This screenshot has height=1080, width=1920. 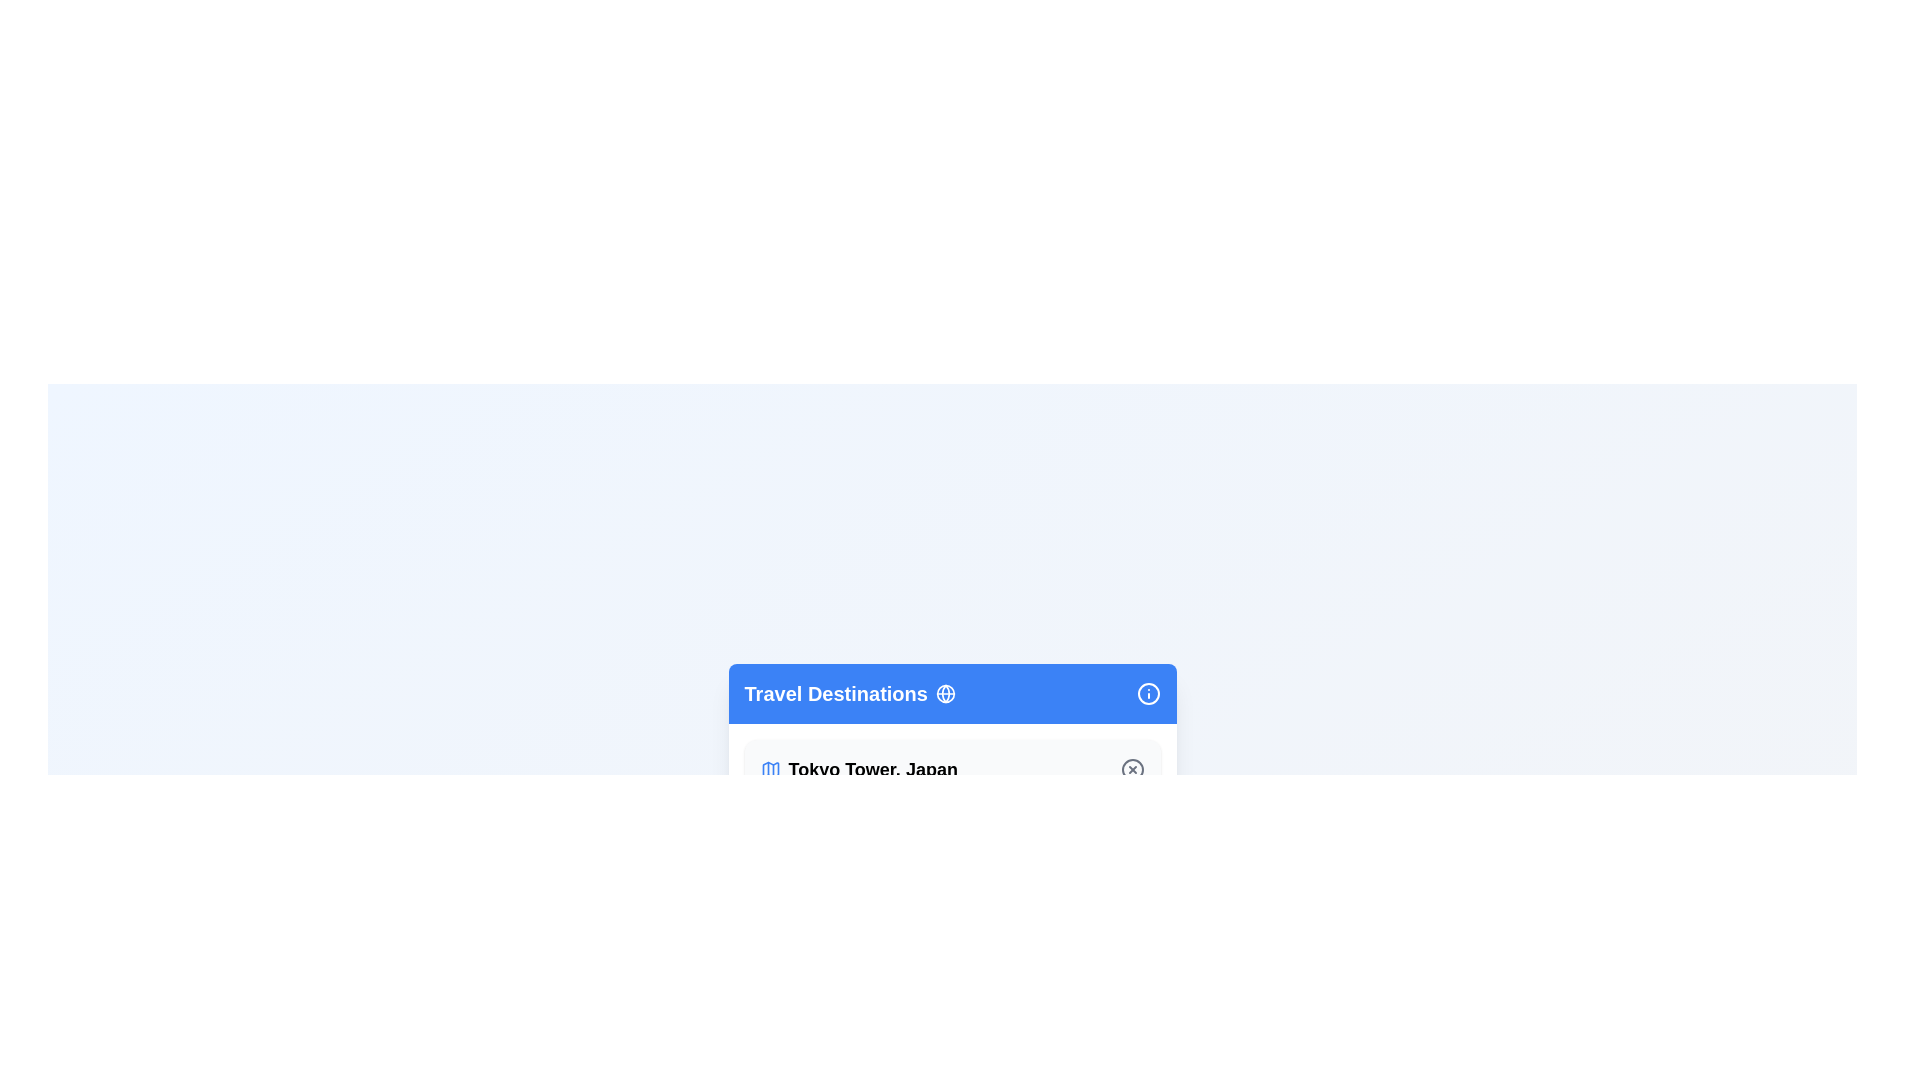 I want to click on text content of the 'Tokyo Tower, Japan' label, which is styled with a bold, large font and positioned next to a blue map icon within the 'Travel Destinations' section, so click(x=859, y=769).